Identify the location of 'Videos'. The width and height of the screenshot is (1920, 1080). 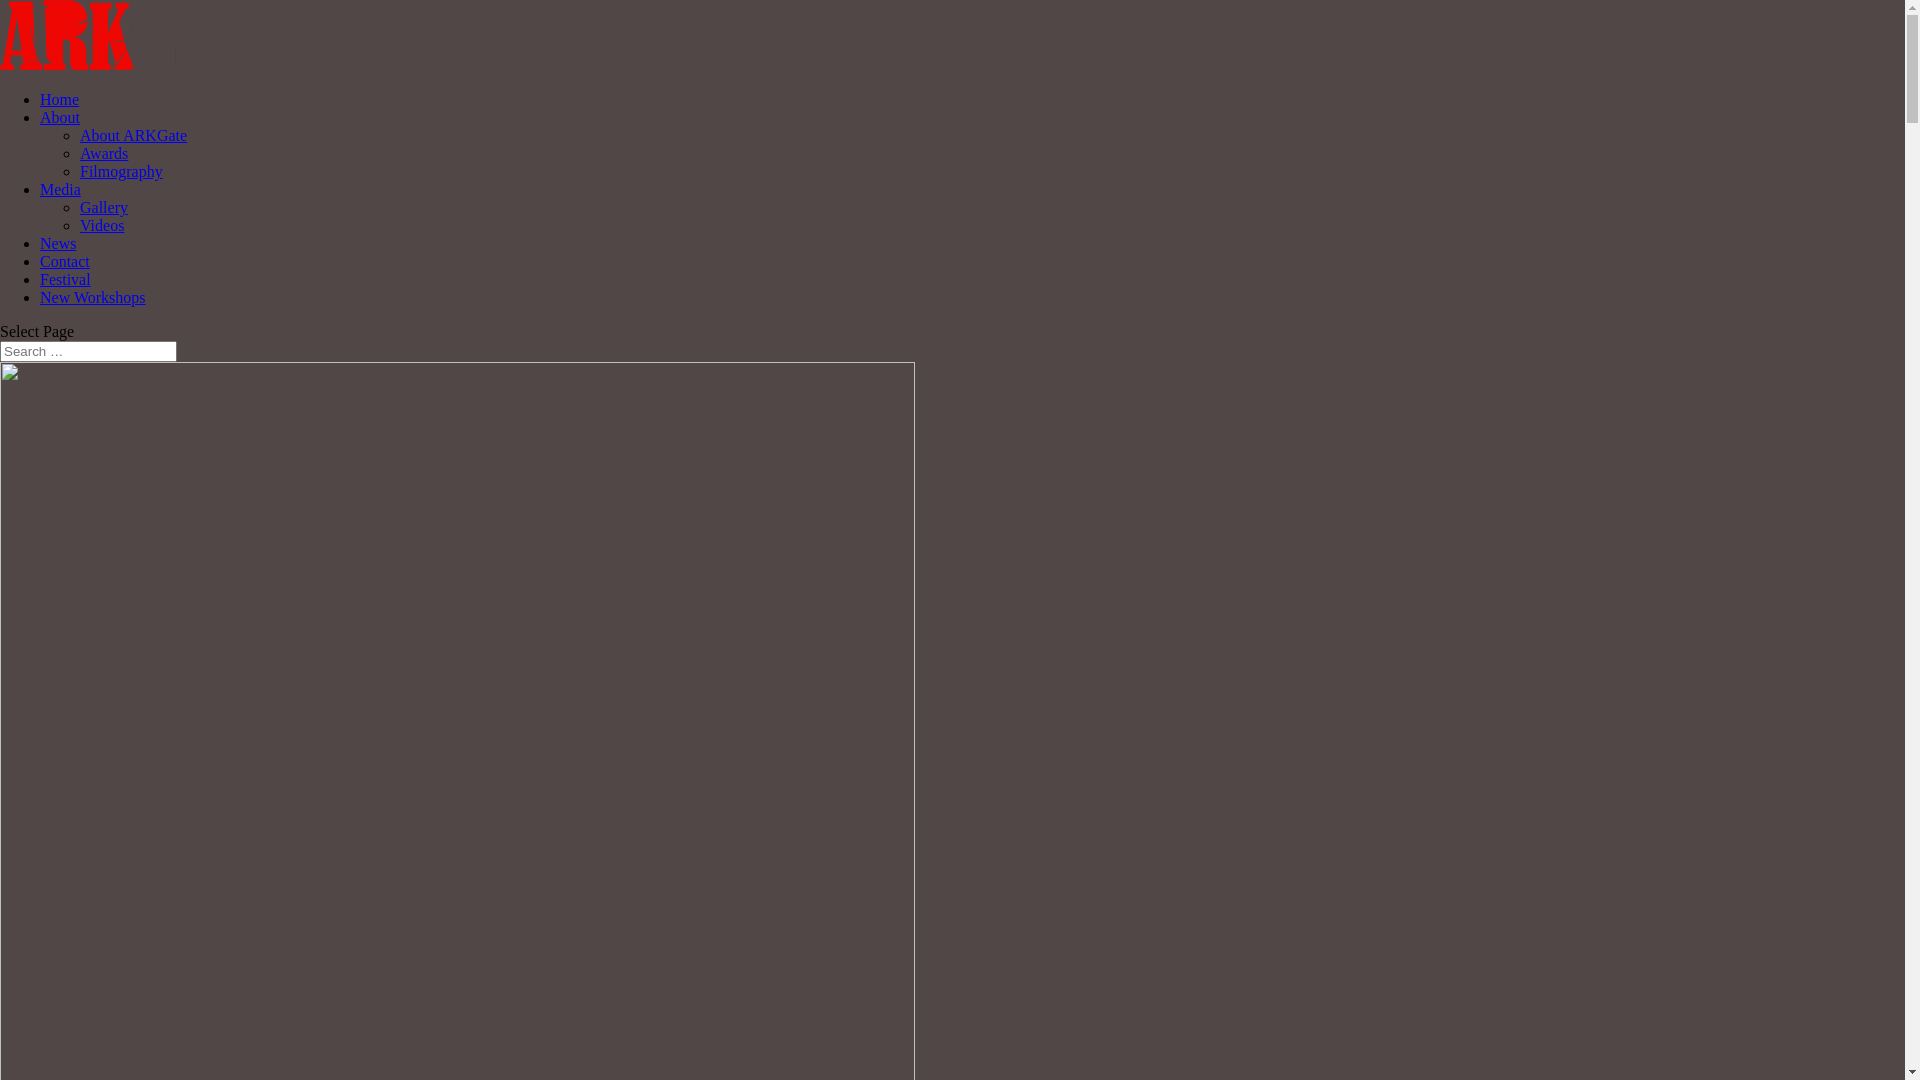
(100, 225).